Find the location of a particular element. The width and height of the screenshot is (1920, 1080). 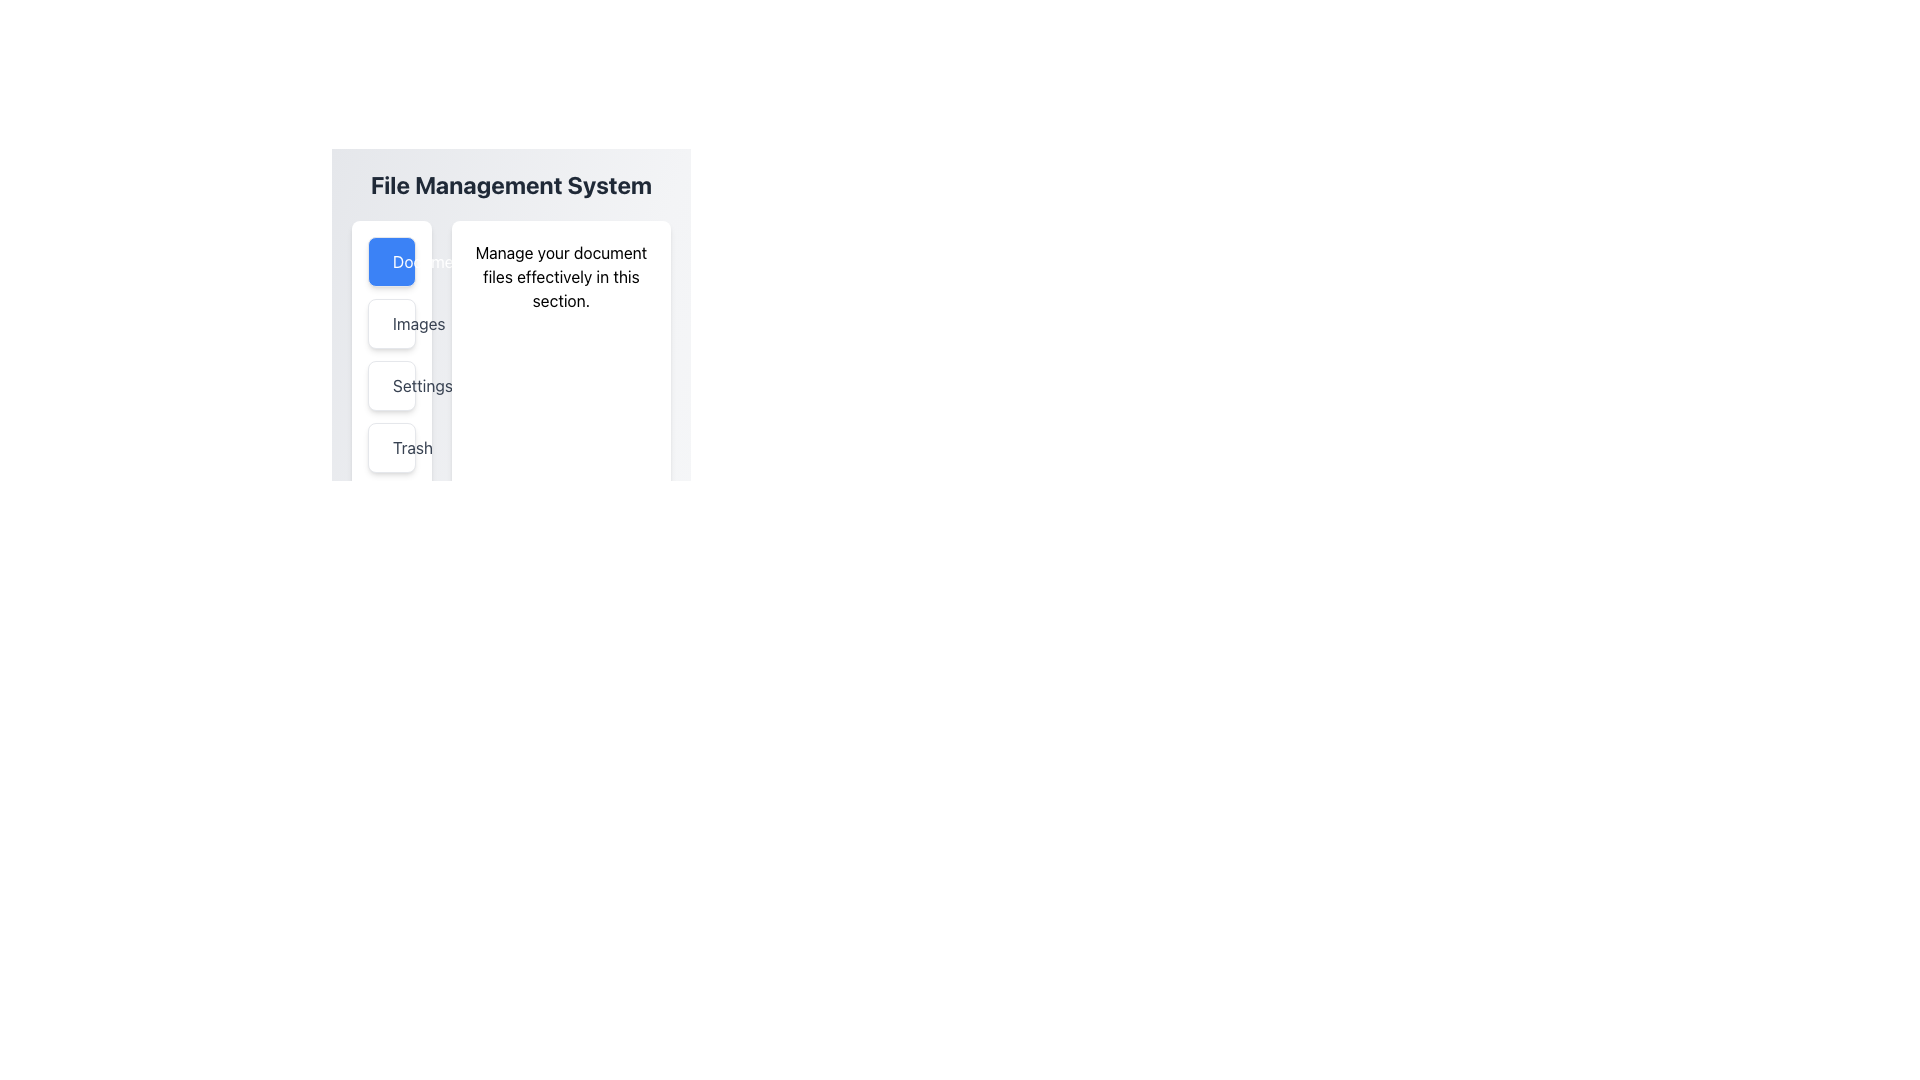

the 'Settings' button in the sidebar menu is located at coordinates (391, 385).